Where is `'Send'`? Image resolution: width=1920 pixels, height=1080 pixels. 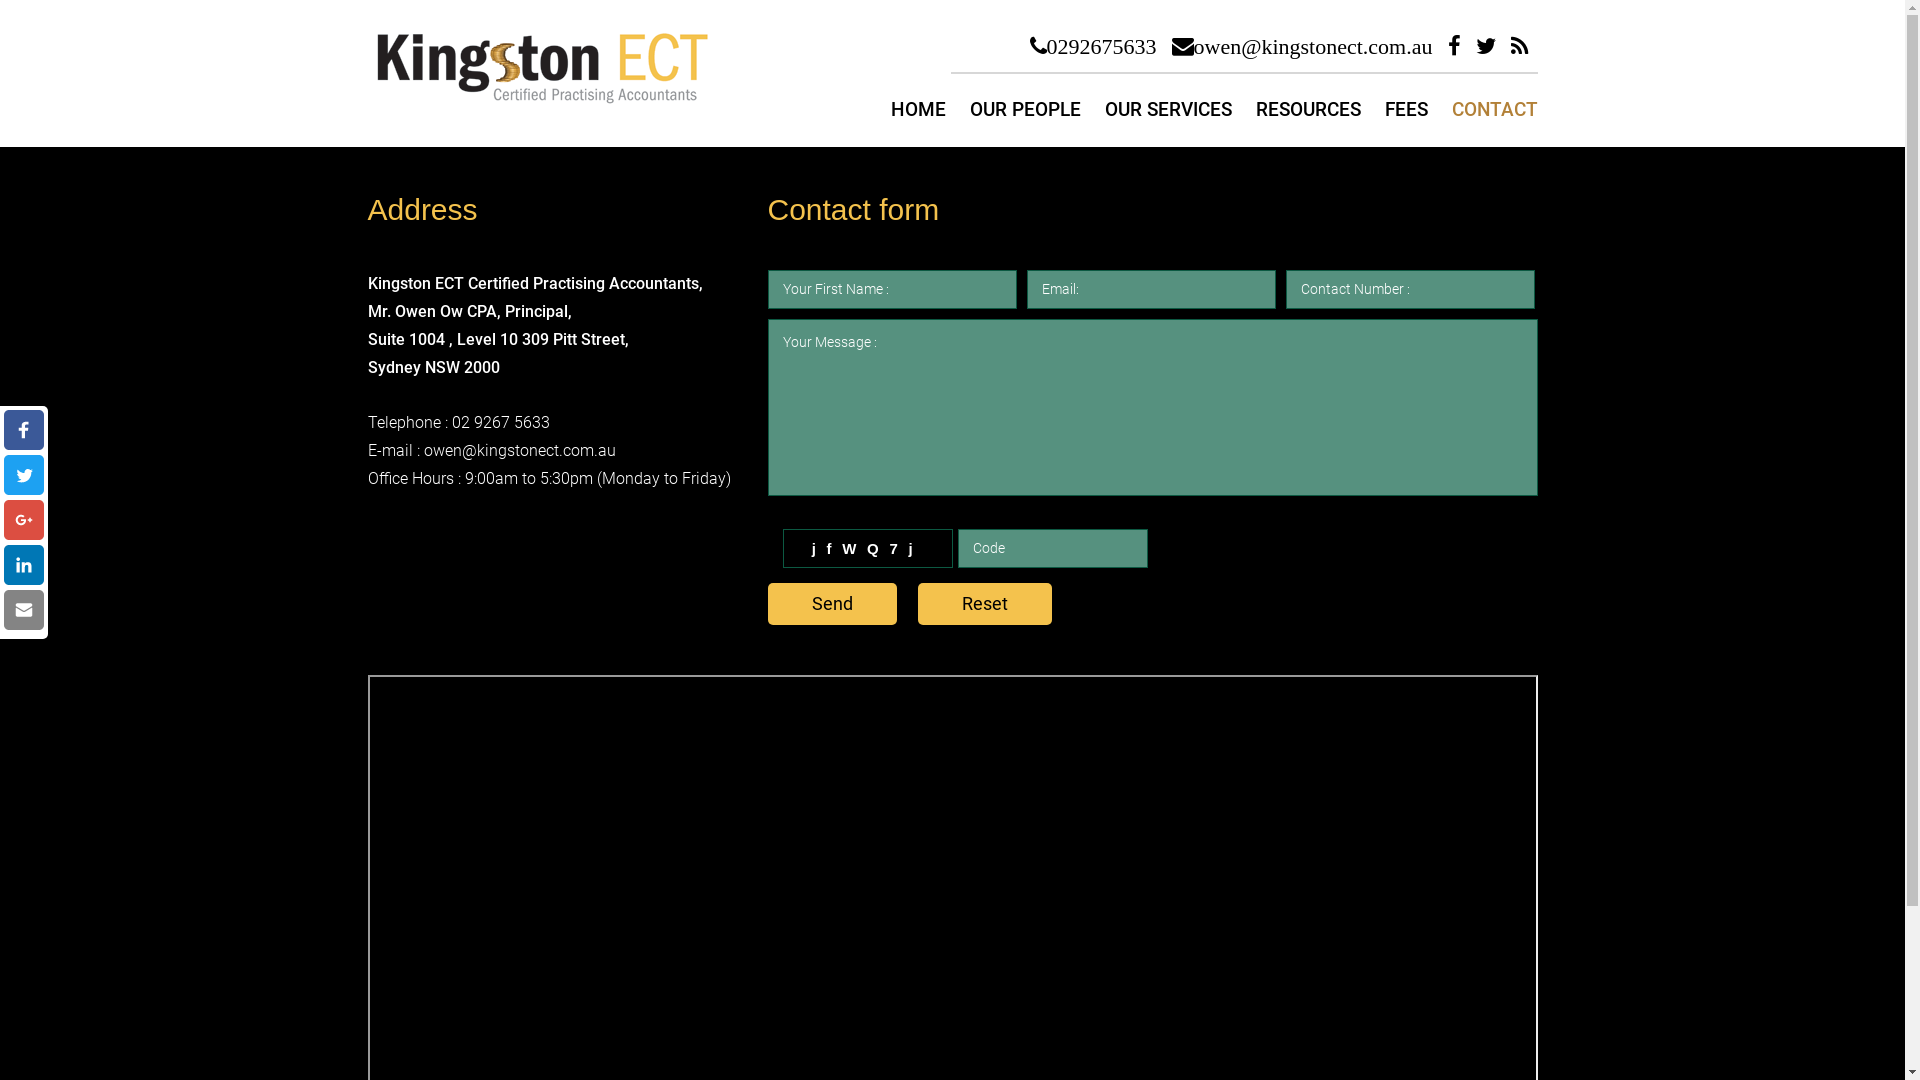 'Send' is located at coordinates (832, 603).